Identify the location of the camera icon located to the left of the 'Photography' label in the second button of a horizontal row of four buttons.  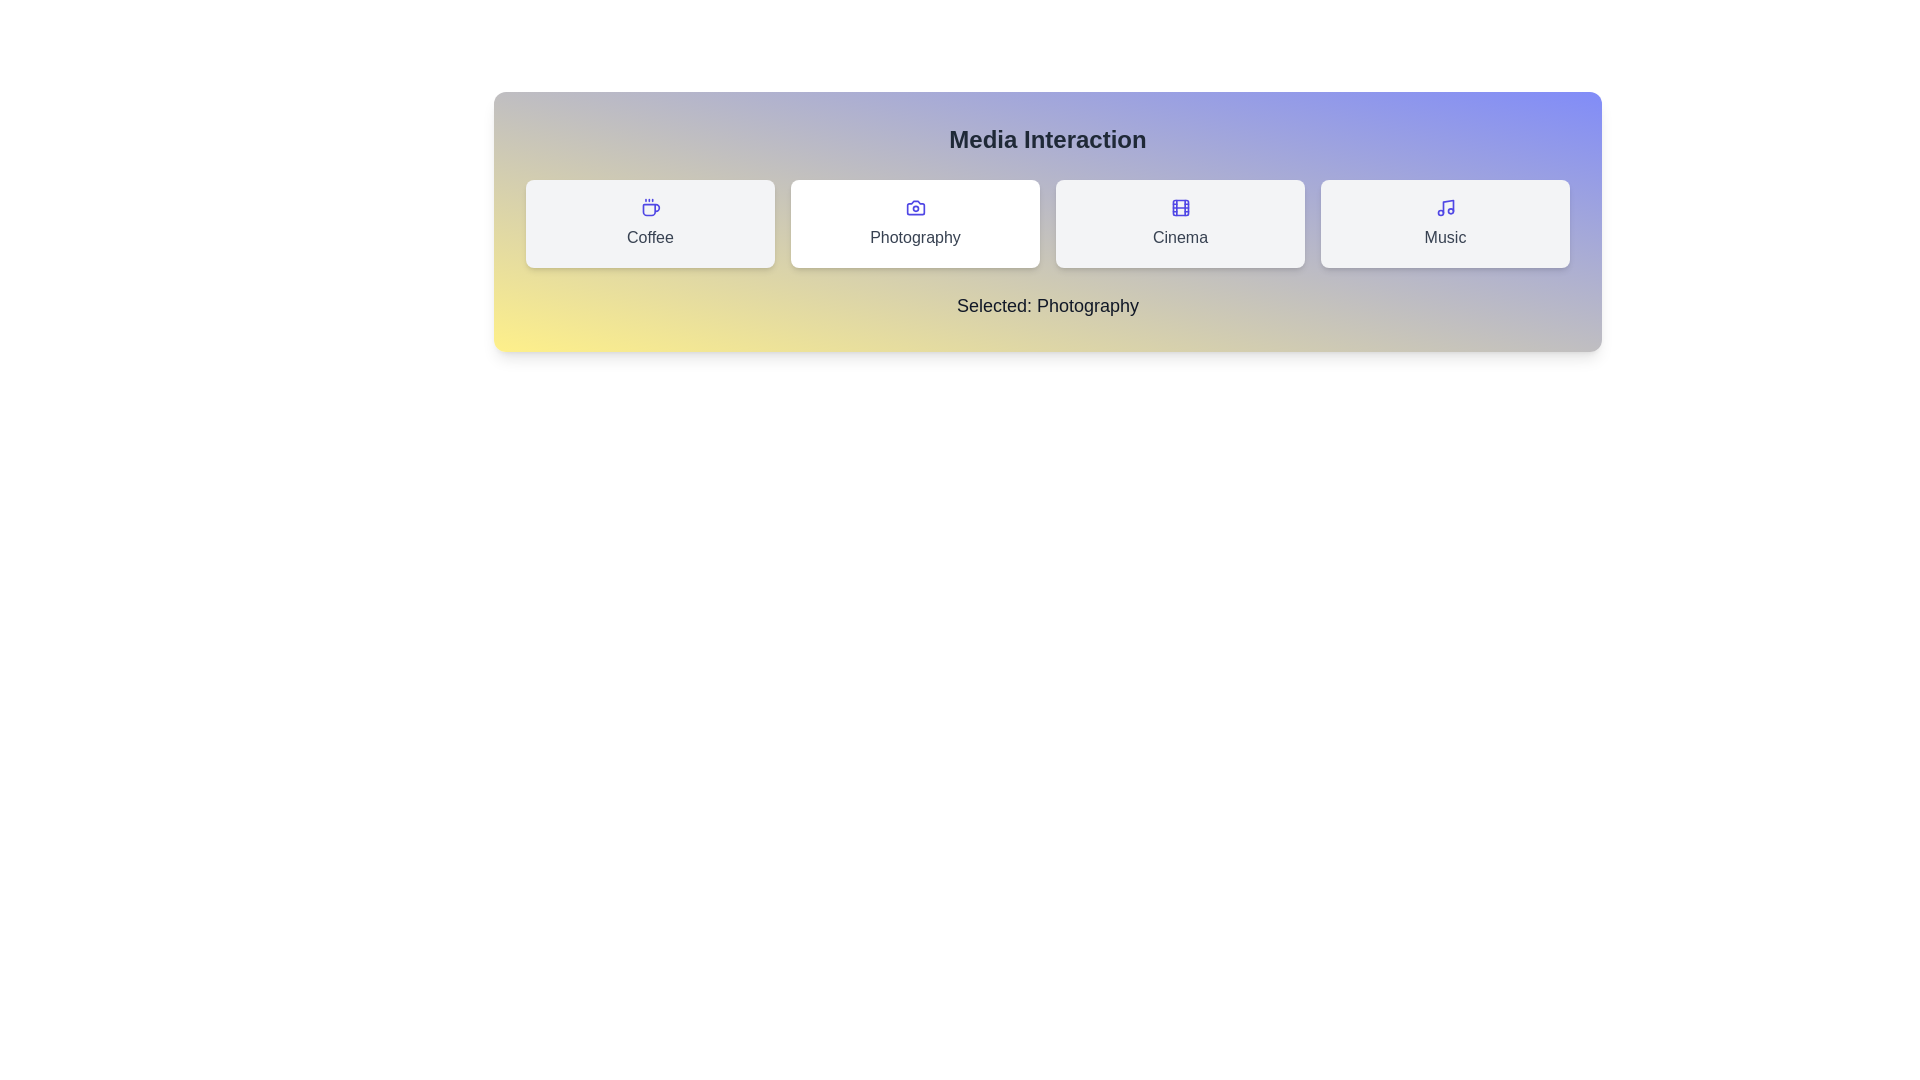
(914, 208).